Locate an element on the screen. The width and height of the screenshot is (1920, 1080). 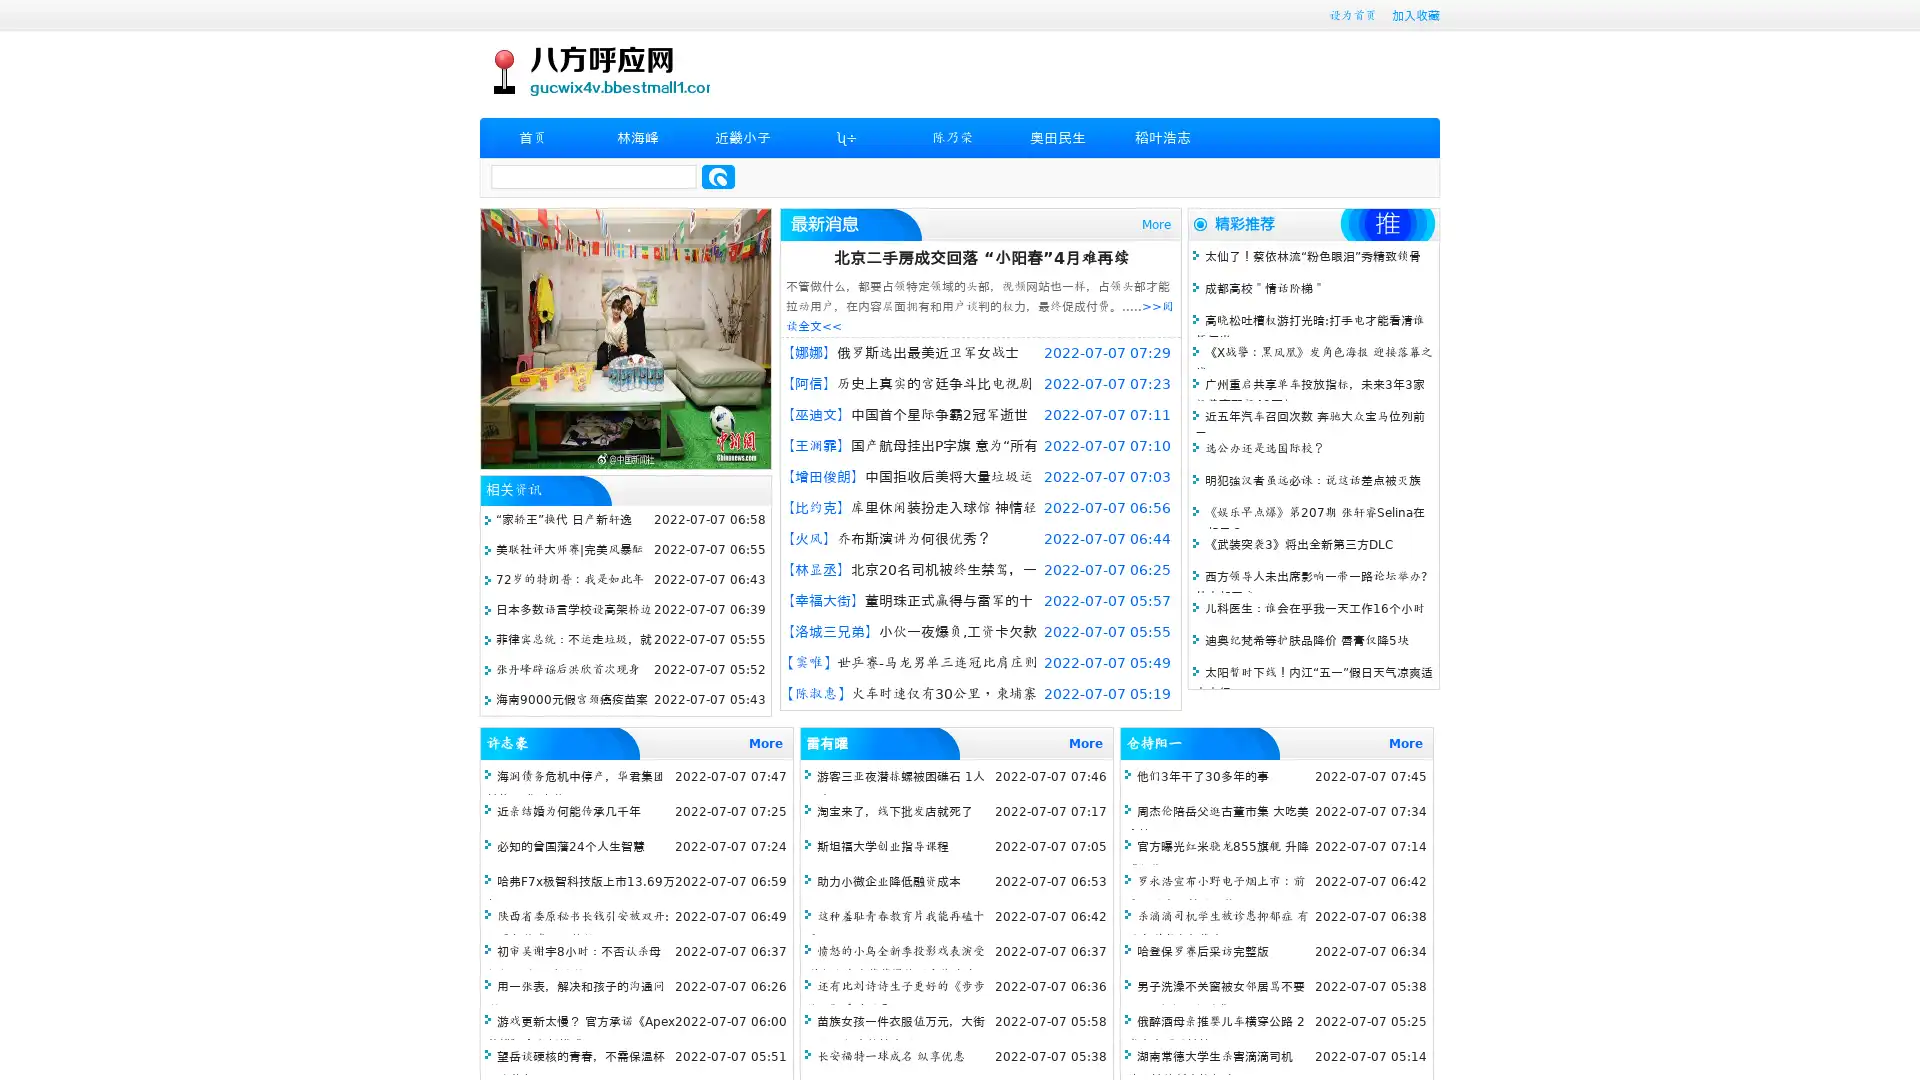
Search is located at coordinates (718, 176).